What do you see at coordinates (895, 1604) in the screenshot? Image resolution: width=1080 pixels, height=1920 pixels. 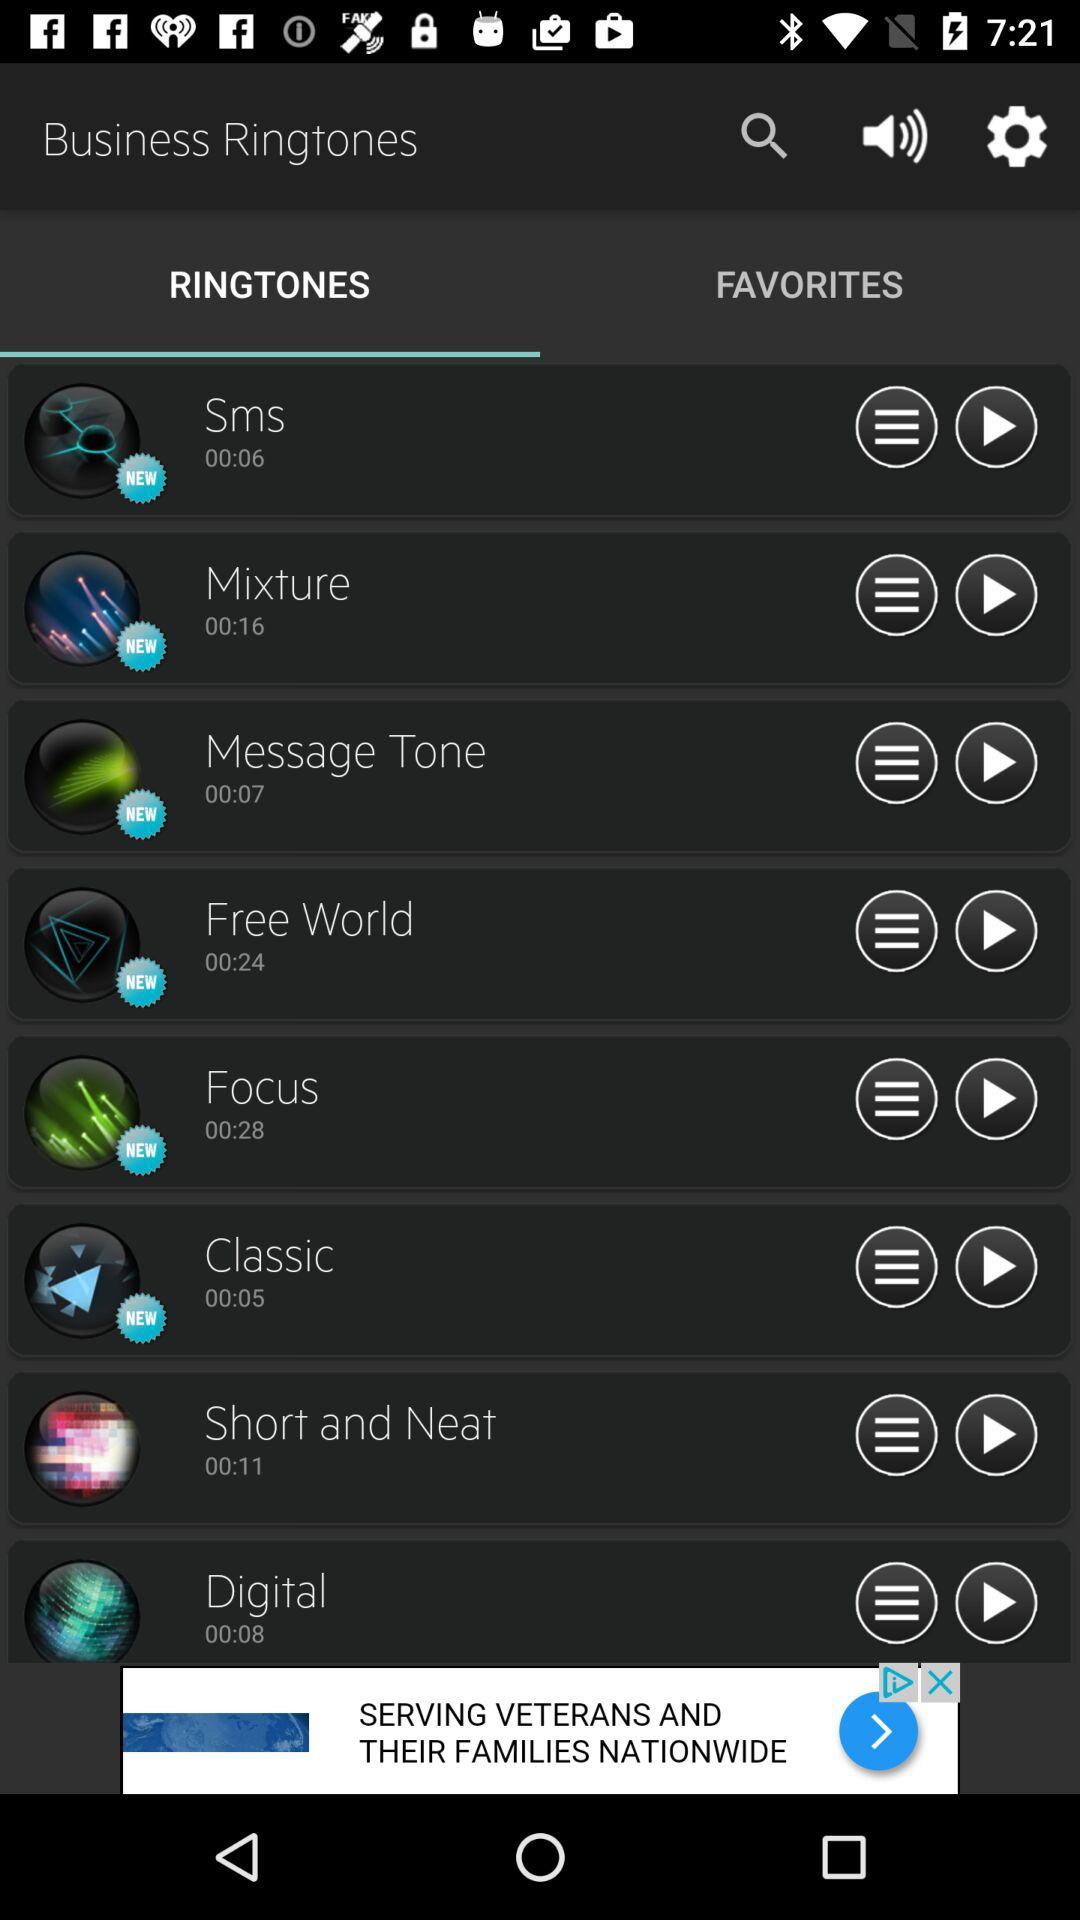 I see `play` at bounding box center [895, 1604].